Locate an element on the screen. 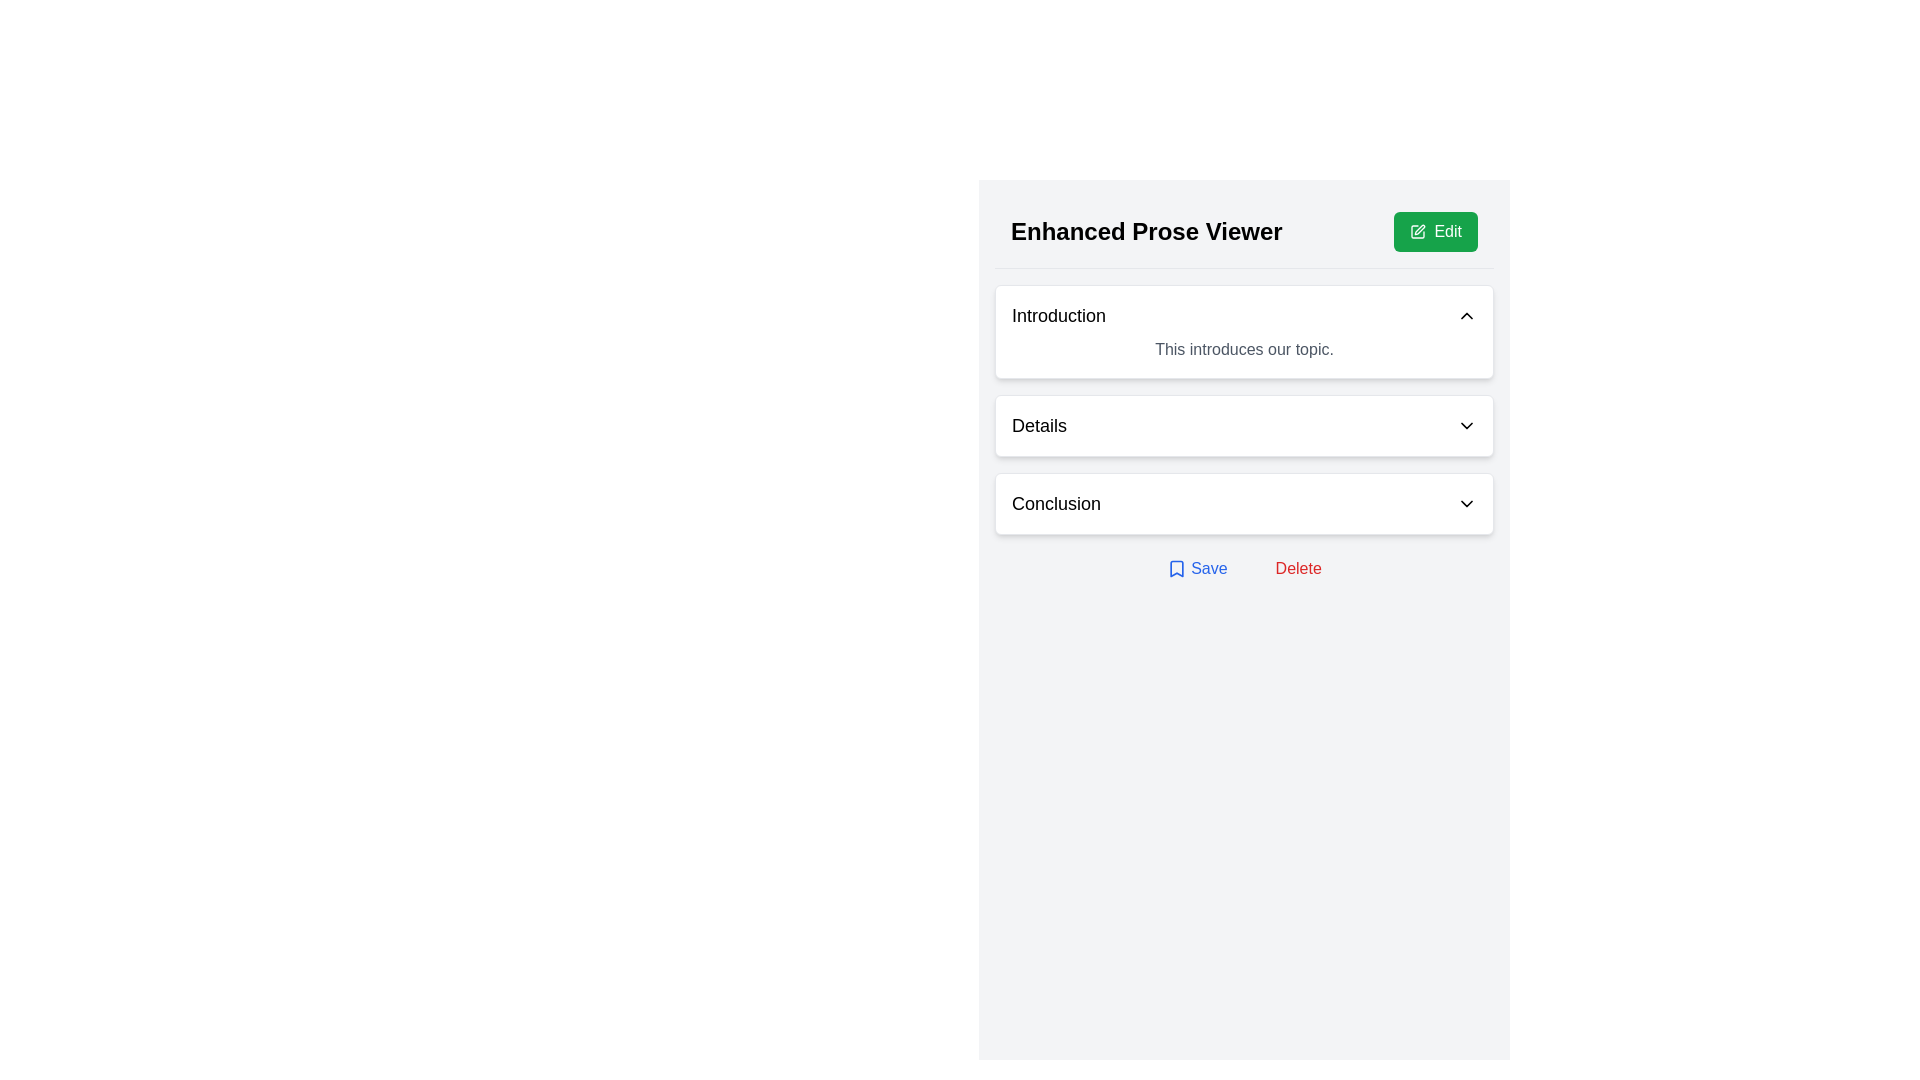 The width and height of the screenshot is (1920, 1080). the Dropdown toggle located between the 'Introduction' and 'Conclusion' sections to enable keyboard interaction is located at coordinates (1243, 424).